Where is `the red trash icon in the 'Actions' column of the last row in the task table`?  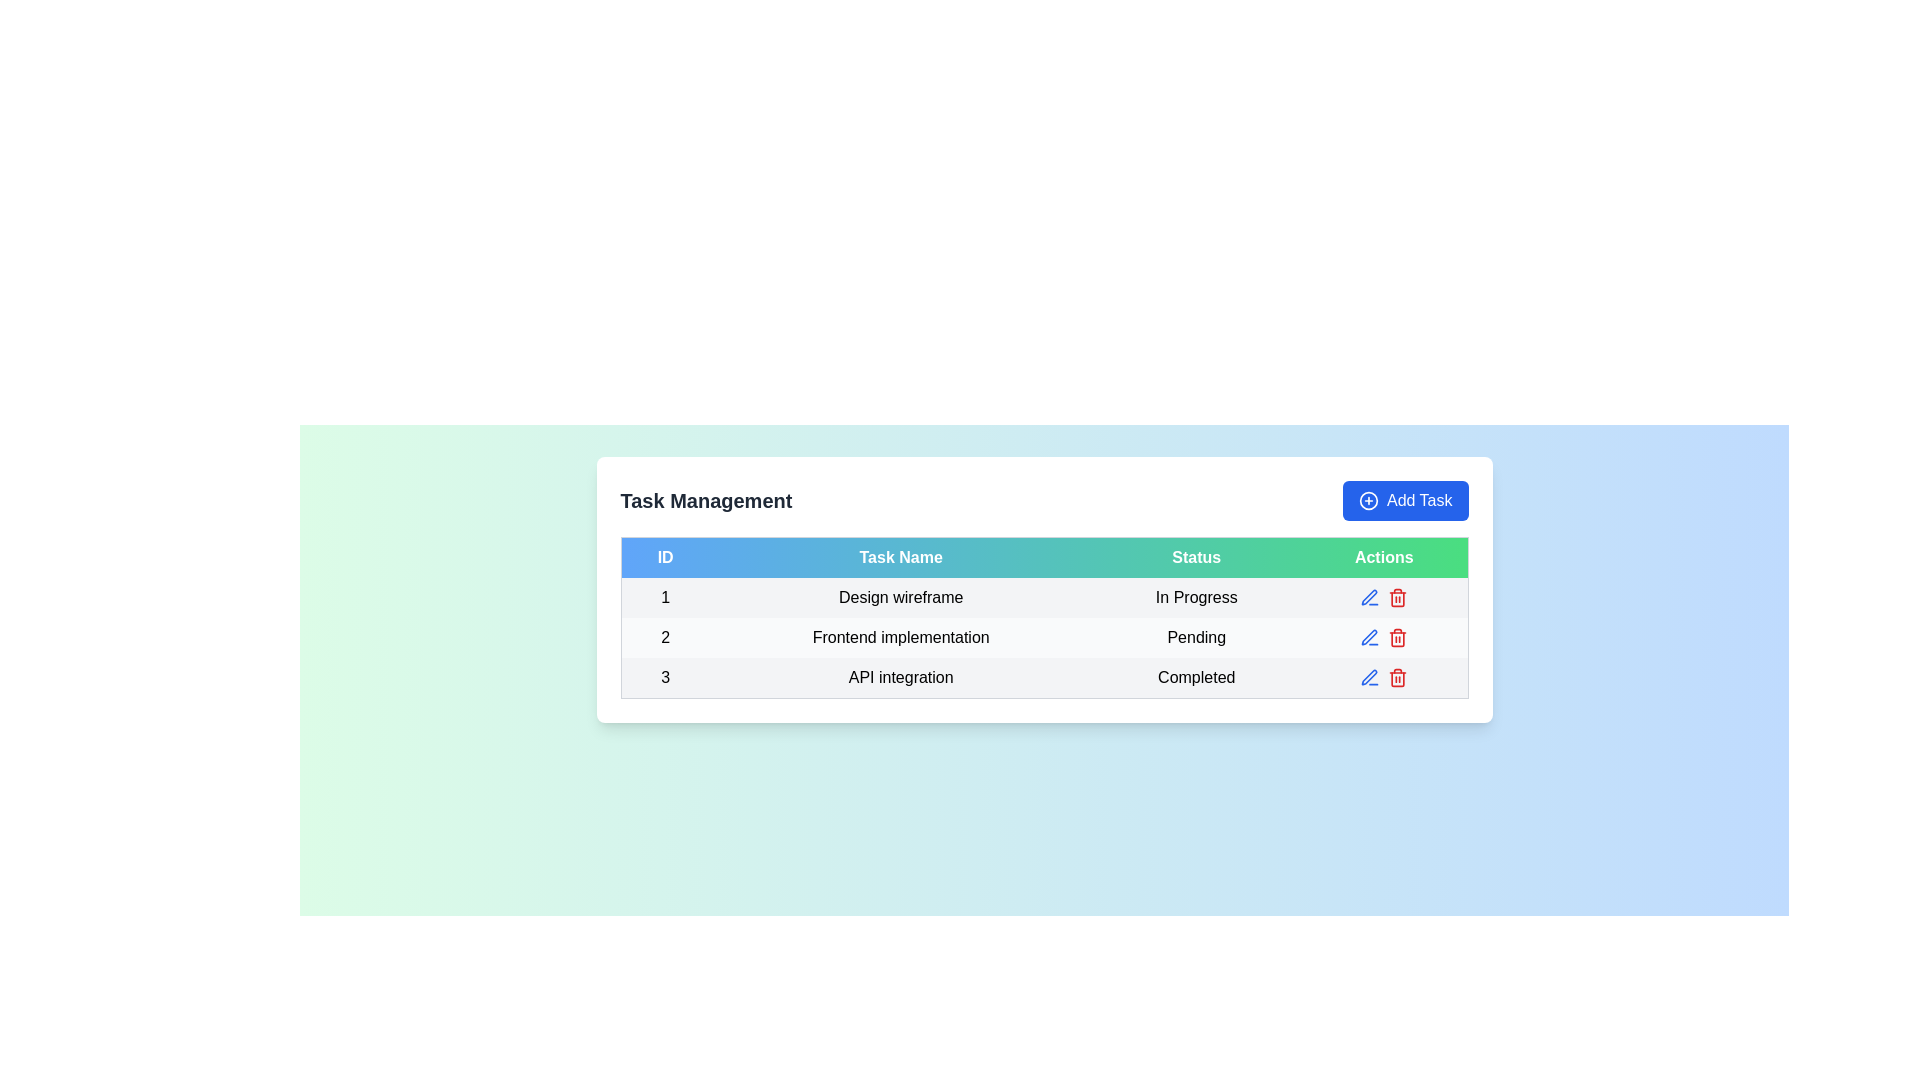 the red trash icon in the 'Actions' column of the last row in the task table is located at coordinates (1397, 677).